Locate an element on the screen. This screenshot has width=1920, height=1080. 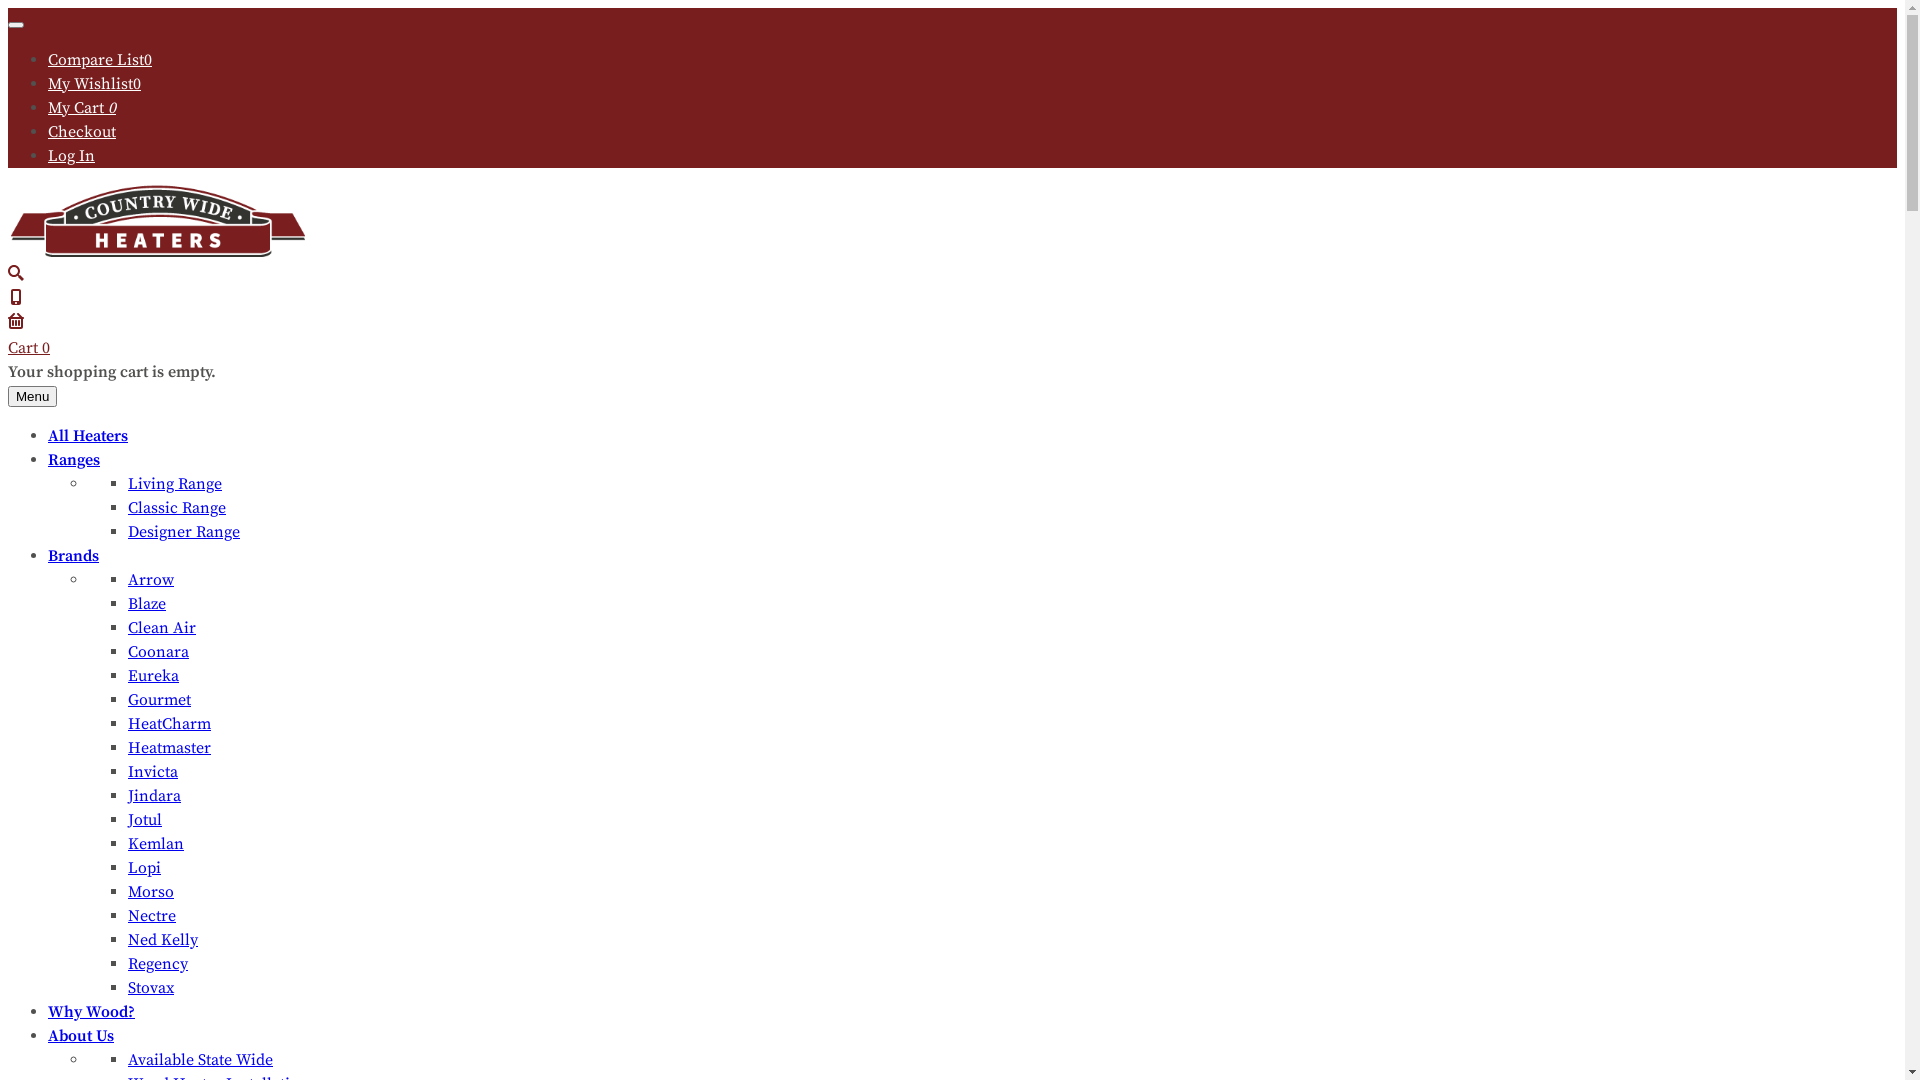
'Ranges' is located at coordinates (48, 459).